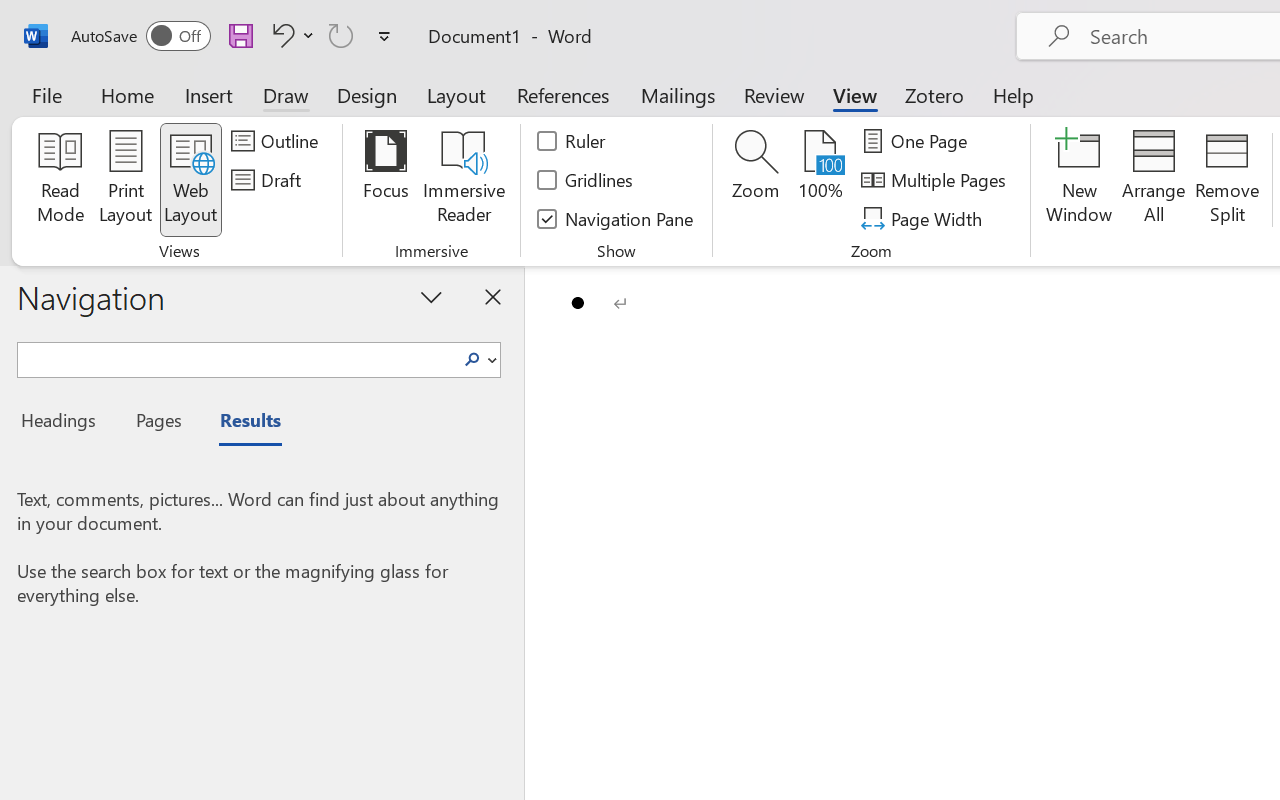  What do you see at coordinates (571, 141) in the screenshot?
I see `'Ruler'` at bounding box center [571, 141].